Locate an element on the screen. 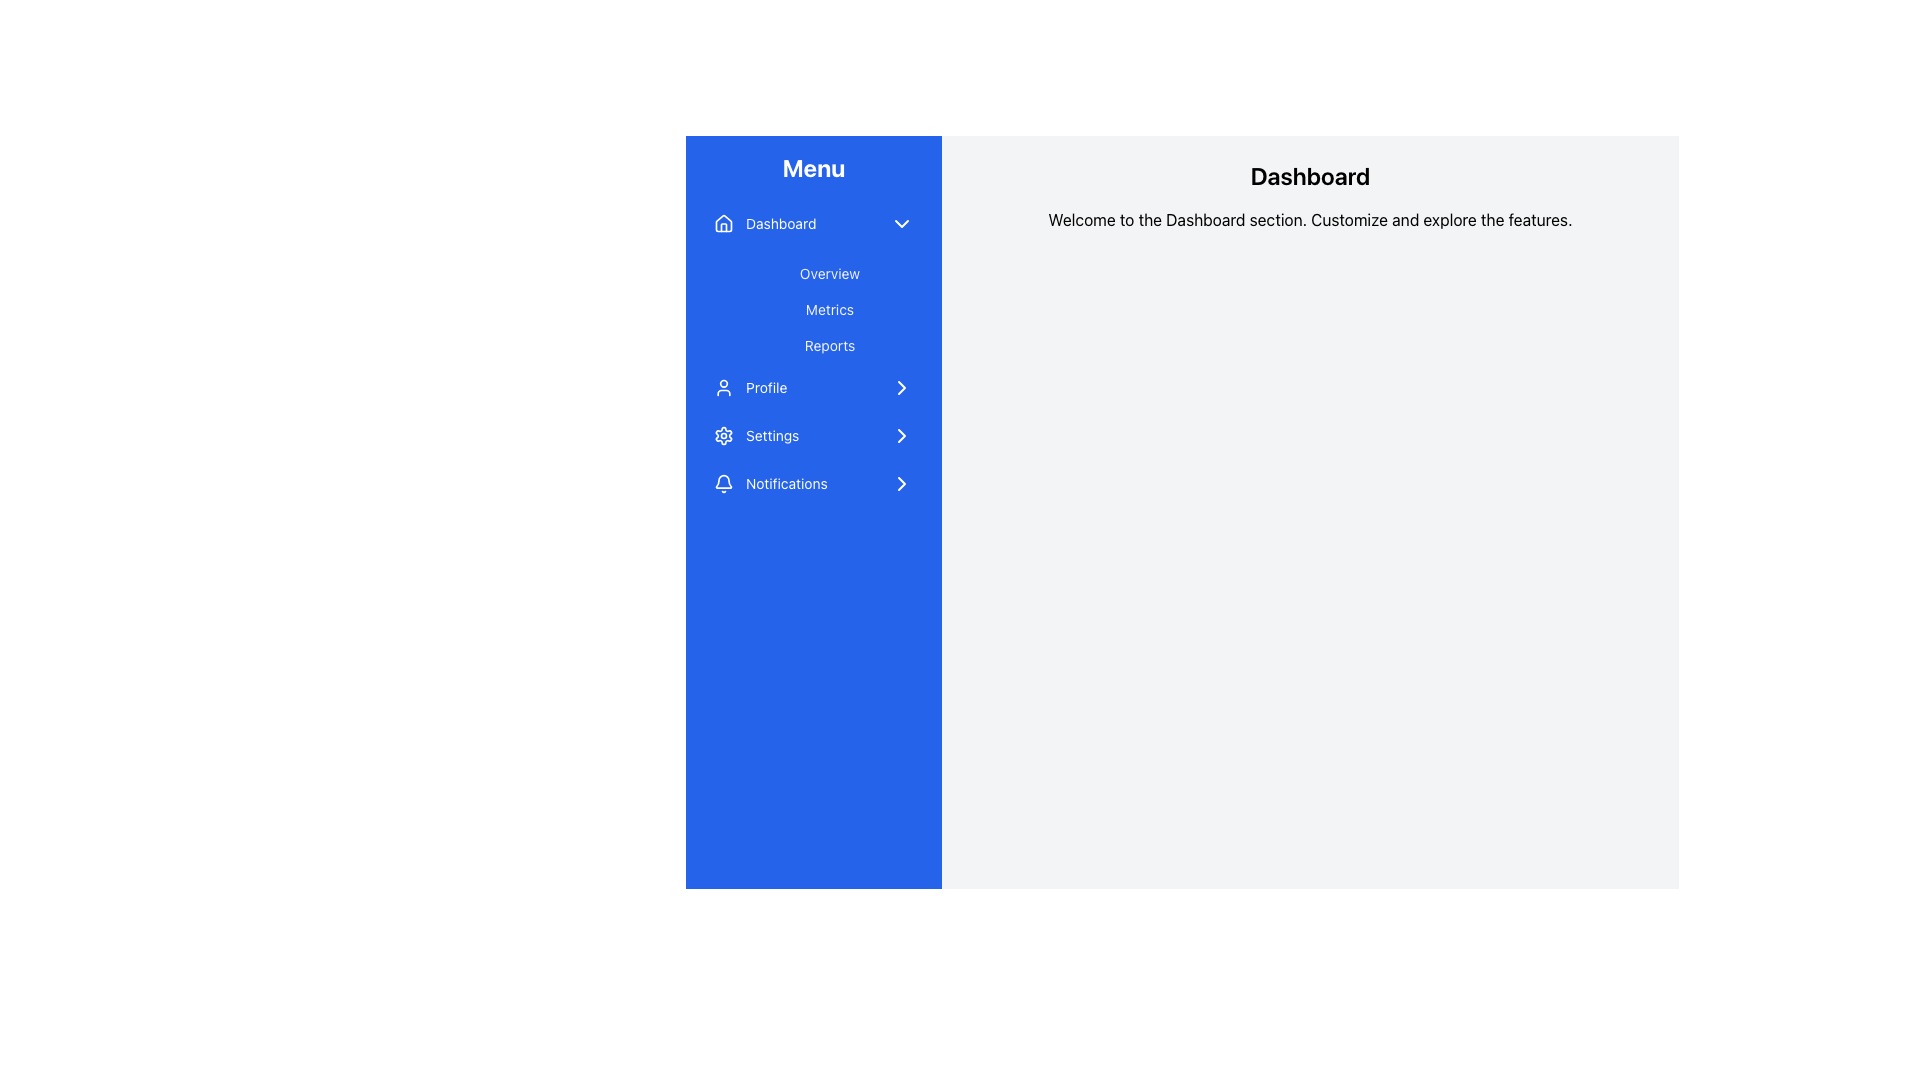 The image size is (1920, 1080). the 'Reports' navigation text label located as the third item in the vertical list of menu items in the left sidebar panel is located at coordinates (830, 345).